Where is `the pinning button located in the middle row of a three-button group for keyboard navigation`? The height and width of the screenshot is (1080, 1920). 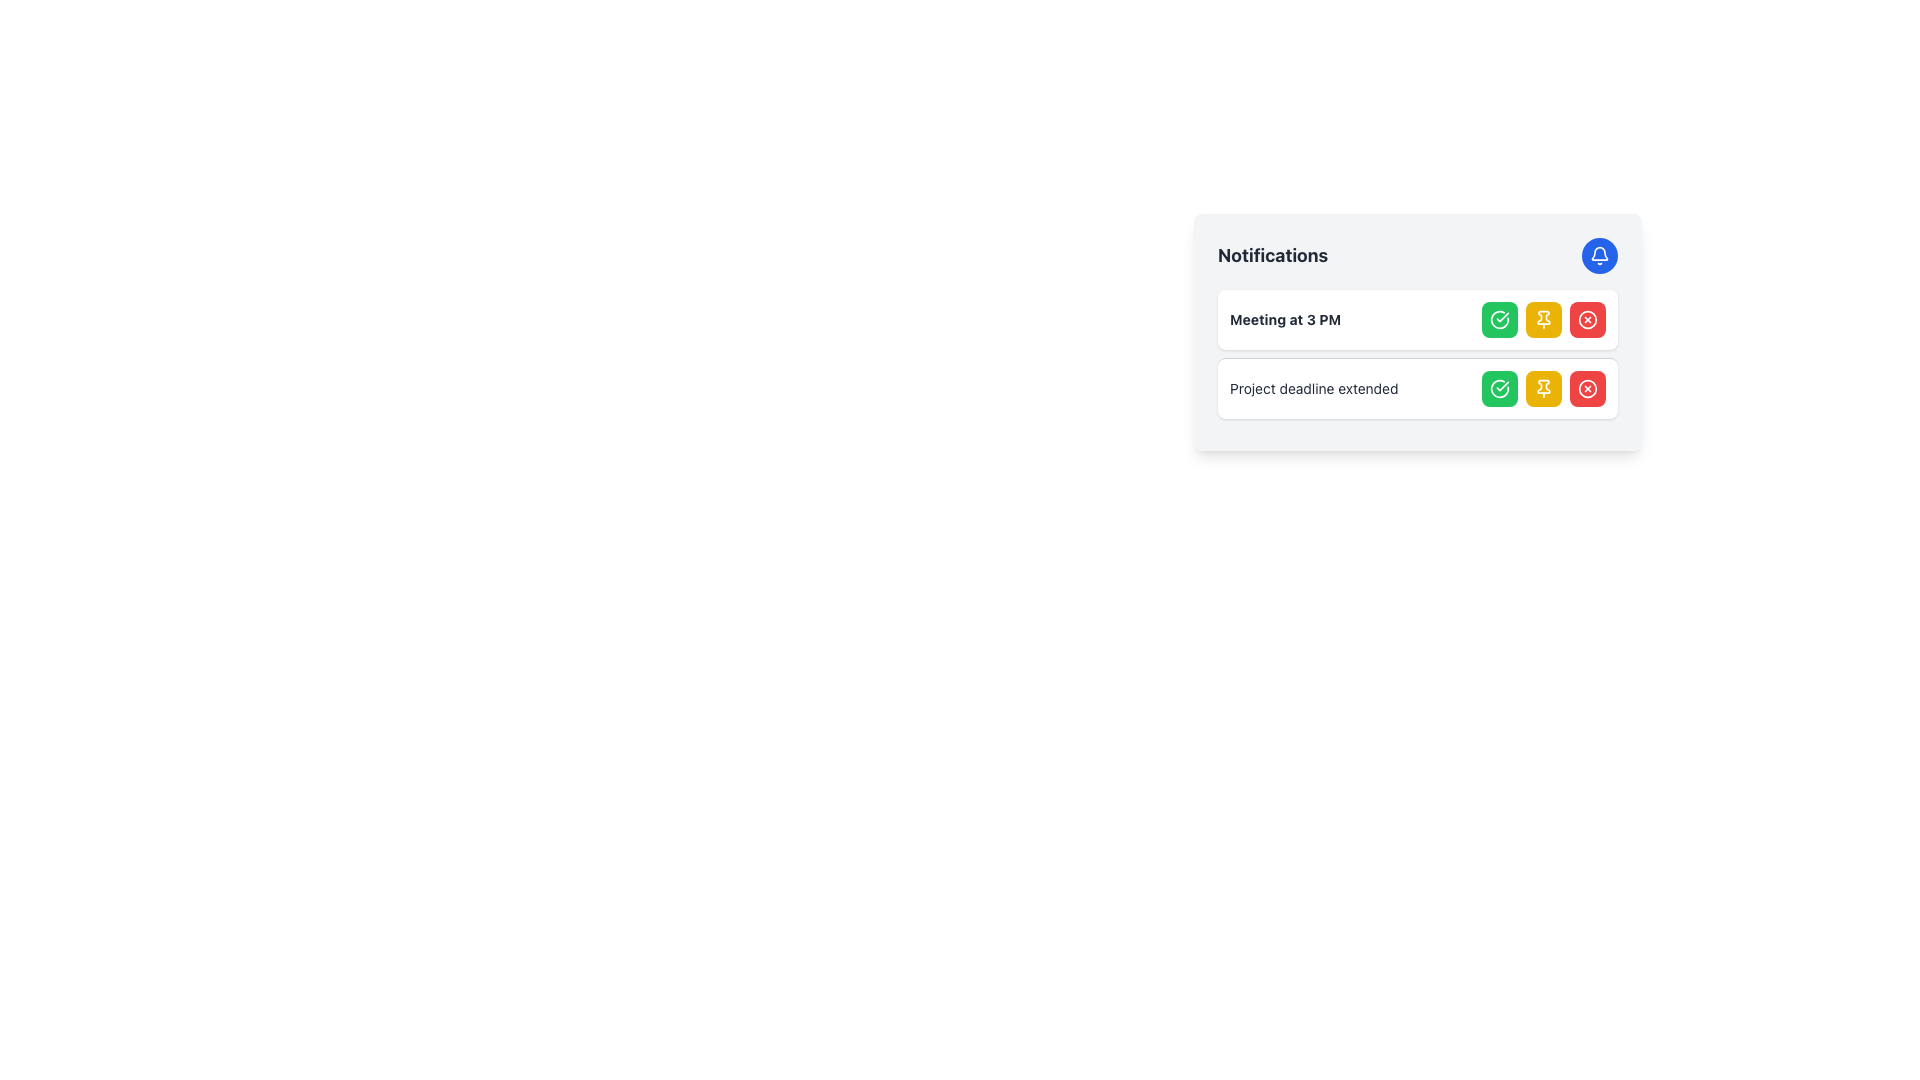 the pinning button located in the middle row of a three-button group for keyboard navigation is located at coordinates (1543, 319).